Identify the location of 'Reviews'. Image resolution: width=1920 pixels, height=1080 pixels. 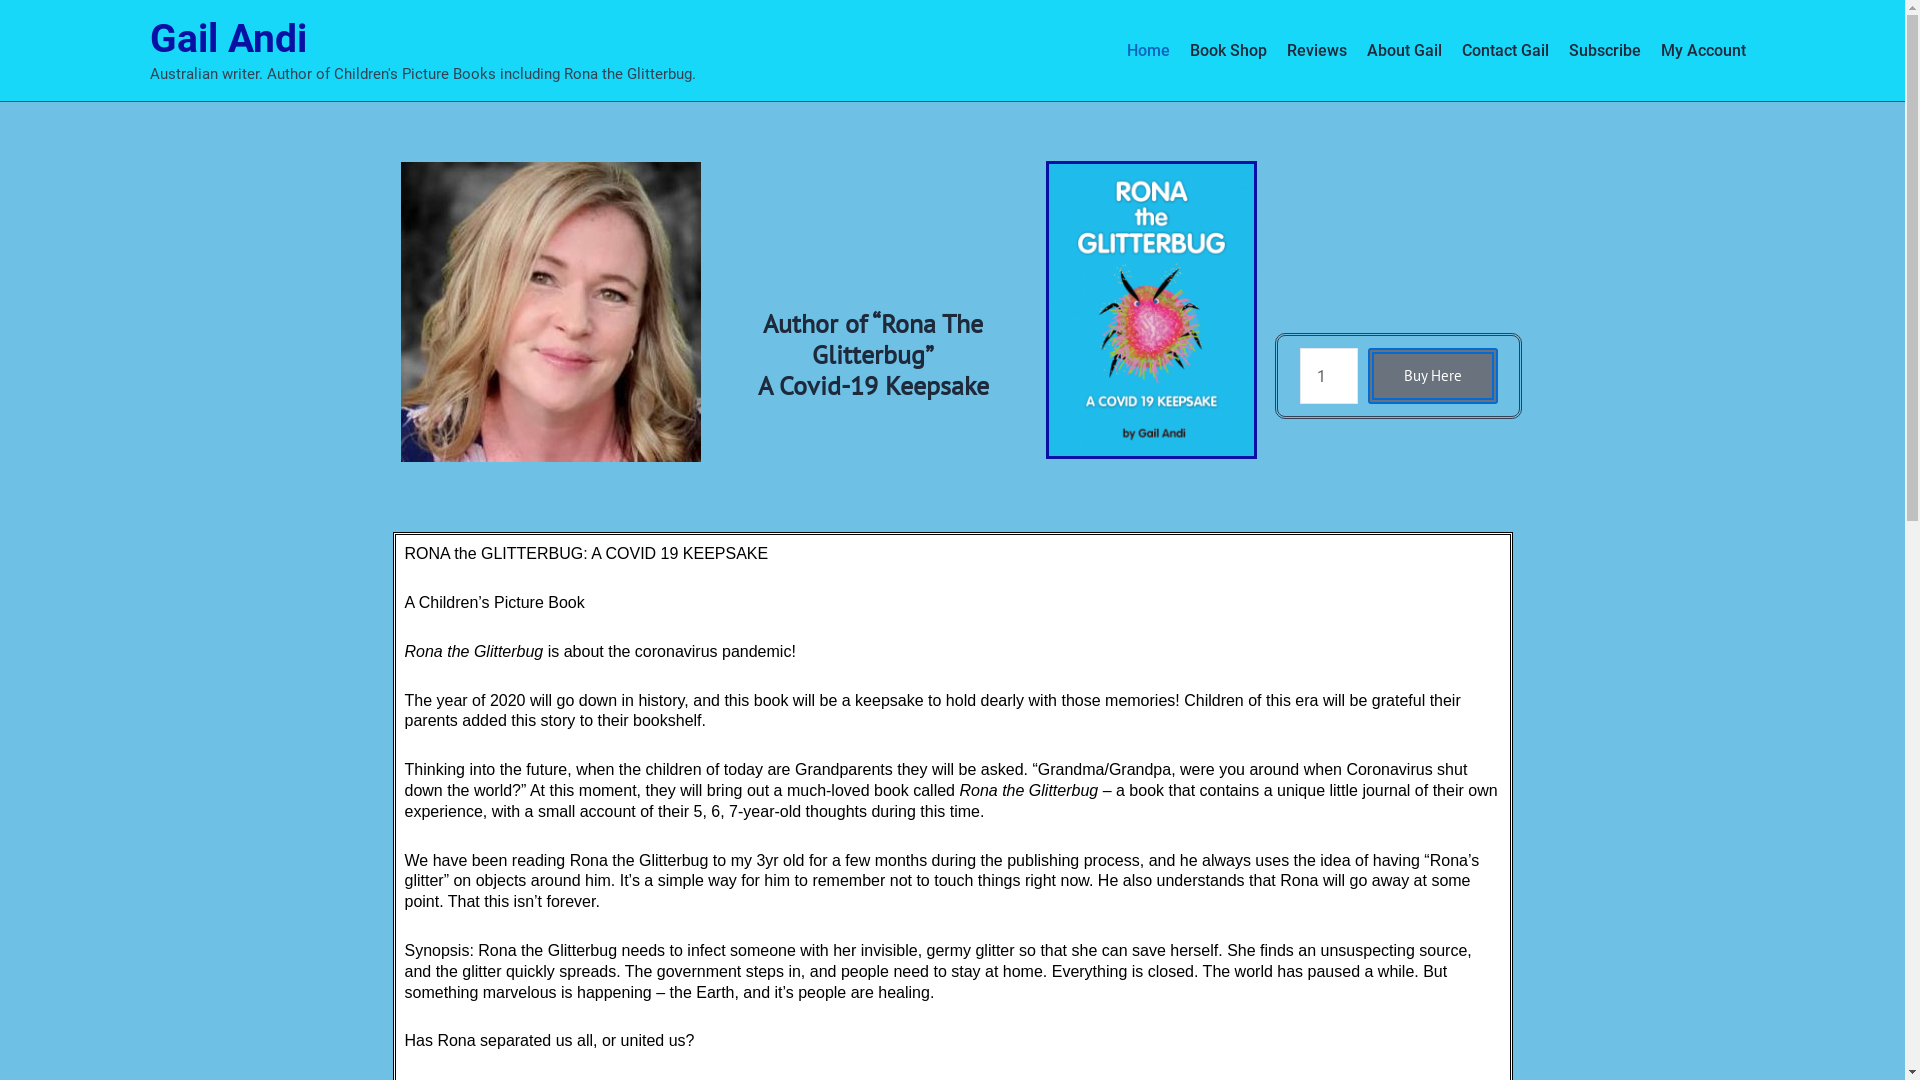
(1315, 49).